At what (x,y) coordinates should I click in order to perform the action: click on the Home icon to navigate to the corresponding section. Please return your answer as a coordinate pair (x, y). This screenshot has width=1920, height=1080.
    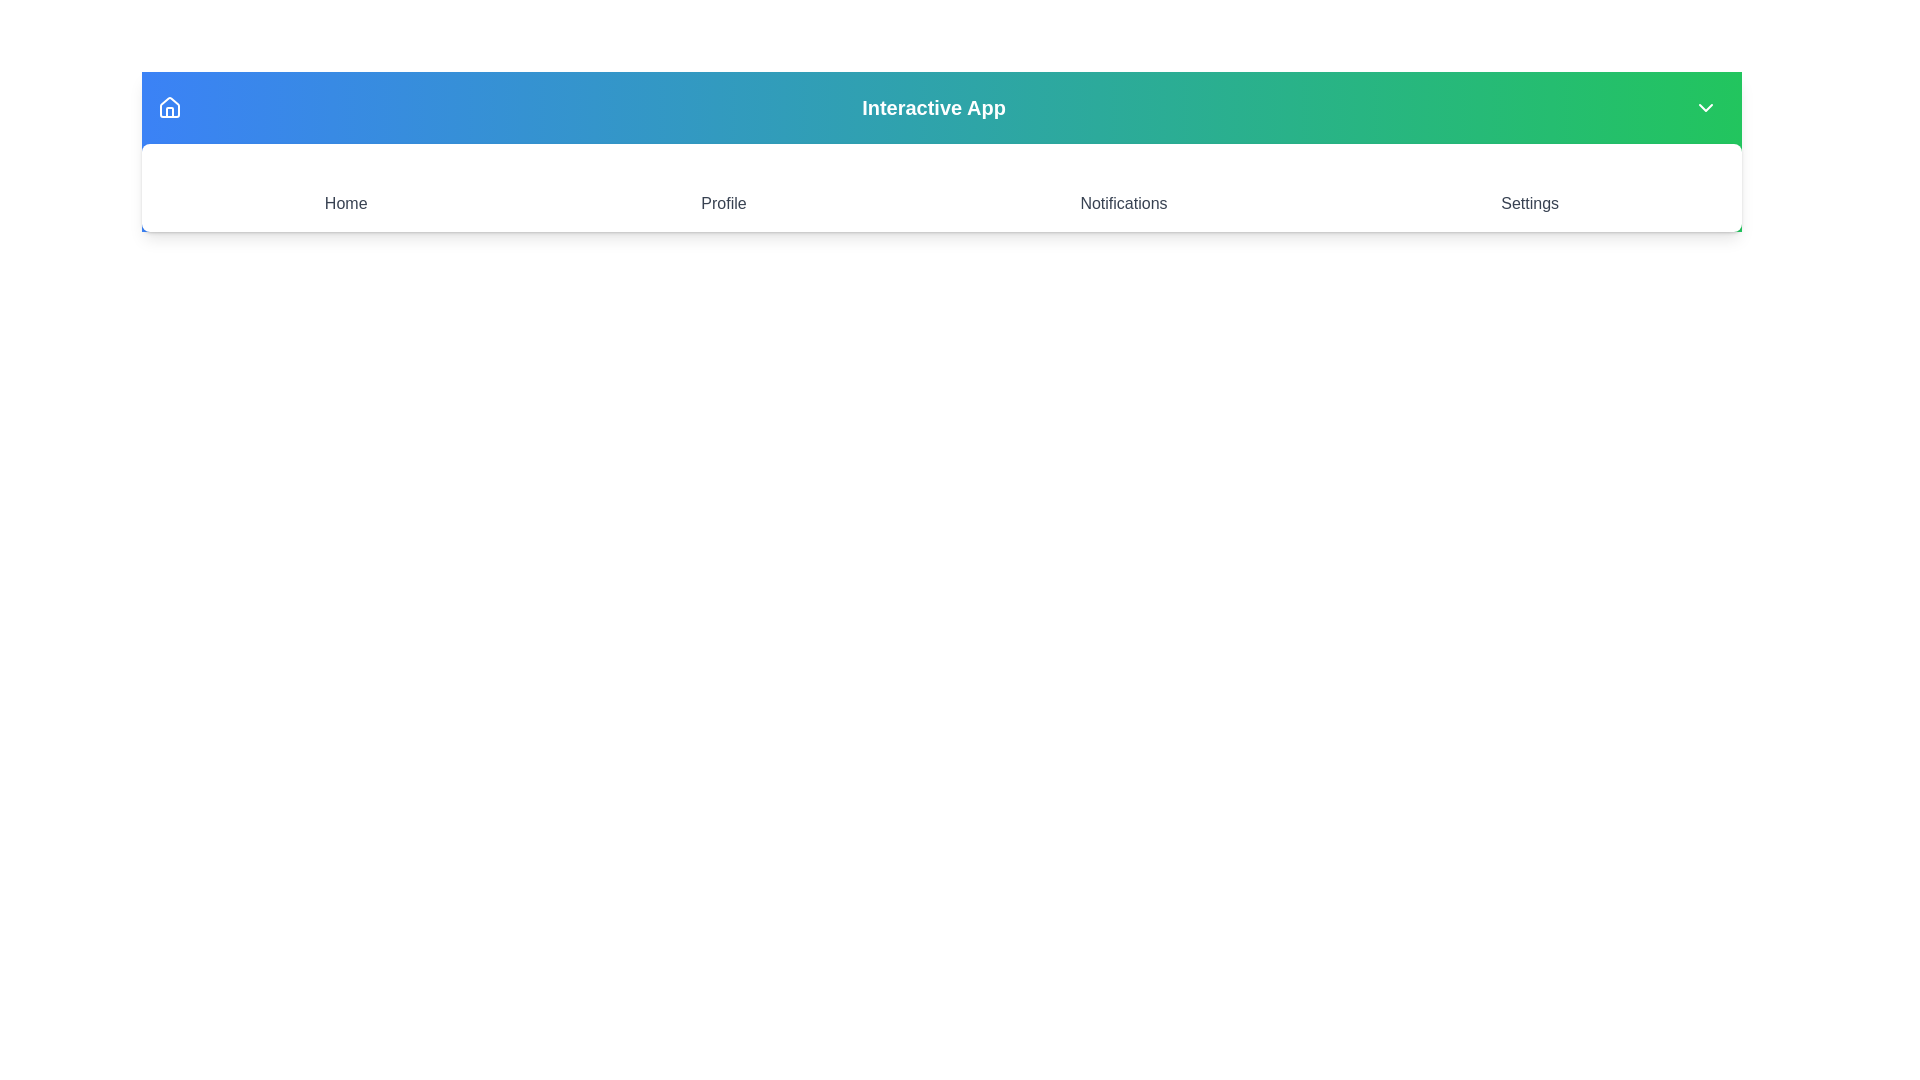
    Looking at the image, I should click on (345, 188).